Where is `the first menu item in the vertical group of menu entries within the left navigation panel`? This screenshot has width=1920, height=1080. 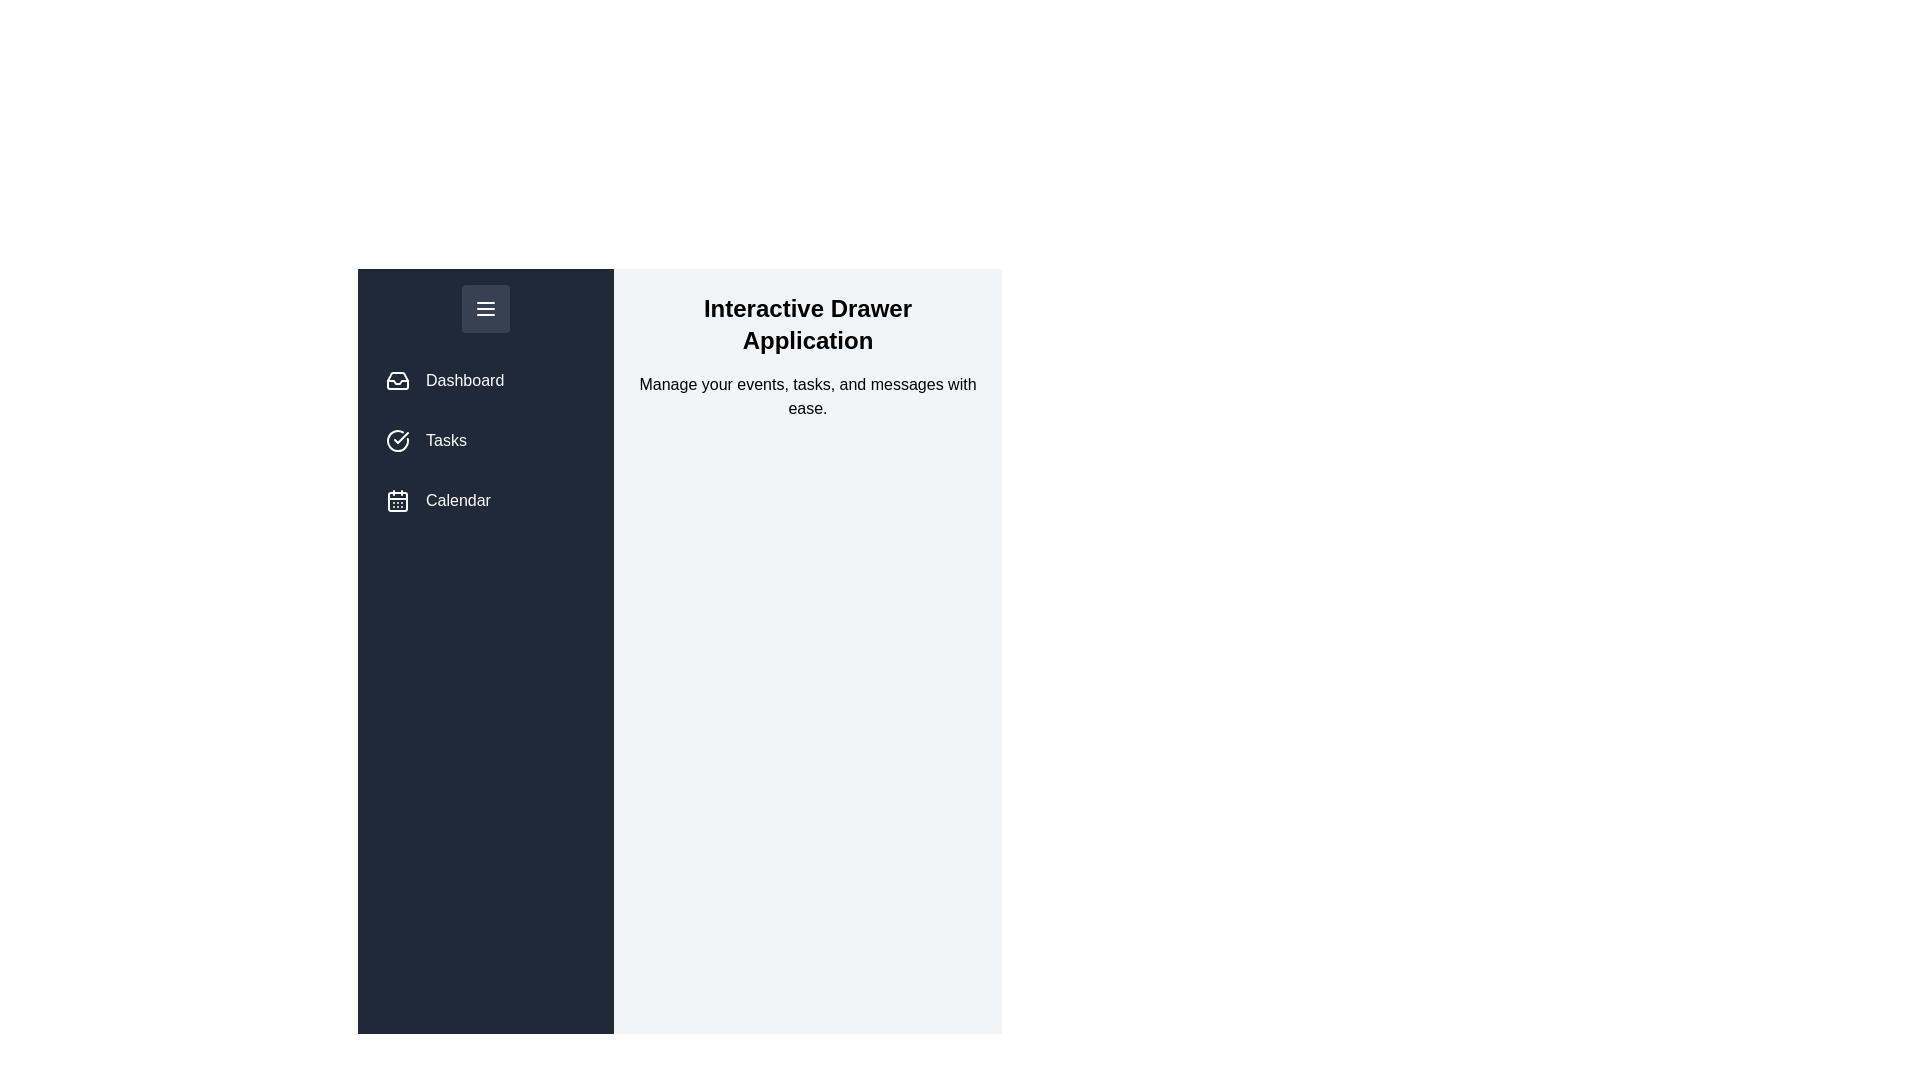 the first menu item in the vertical group of menu entries within the left navigation panel is located at coordinates (485, 381).